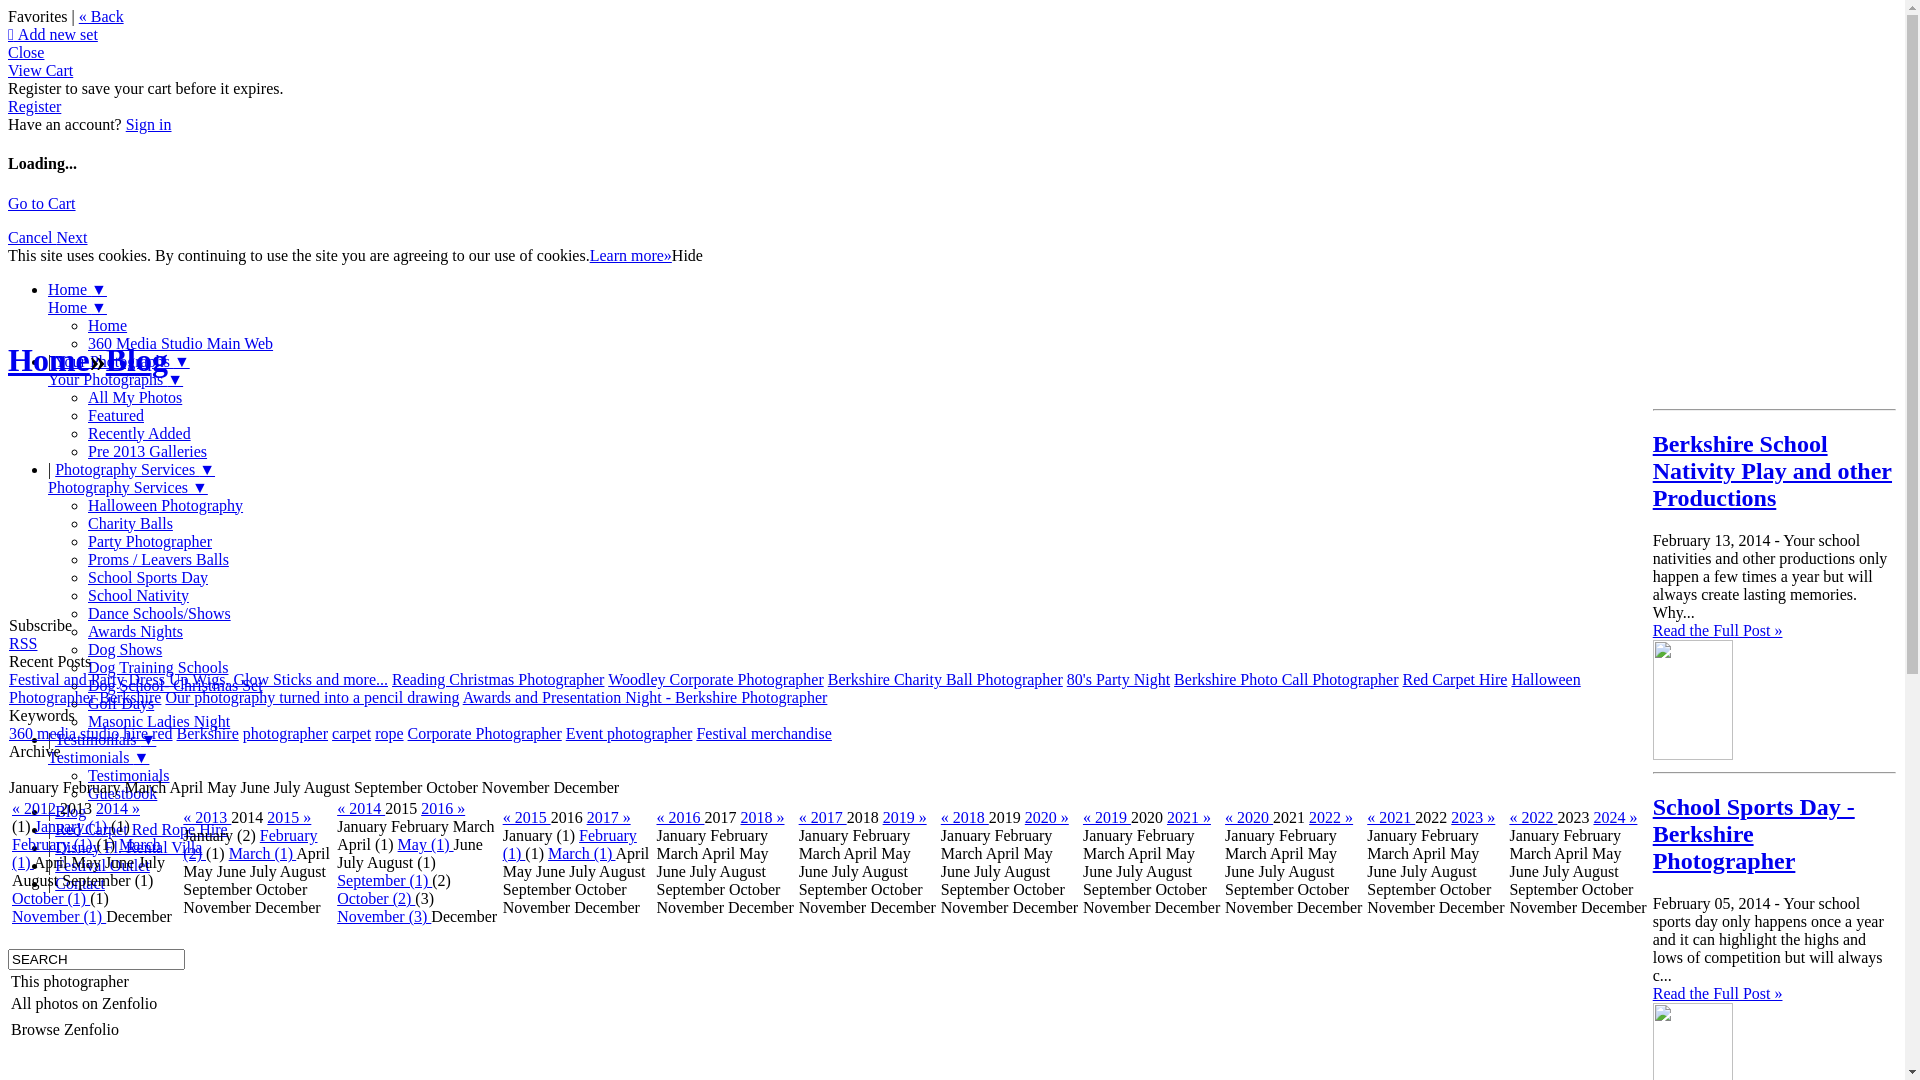 The width and height of the screenshot is (1920, 1080). I want to click on '80's Party Night', so click(1117, 678).